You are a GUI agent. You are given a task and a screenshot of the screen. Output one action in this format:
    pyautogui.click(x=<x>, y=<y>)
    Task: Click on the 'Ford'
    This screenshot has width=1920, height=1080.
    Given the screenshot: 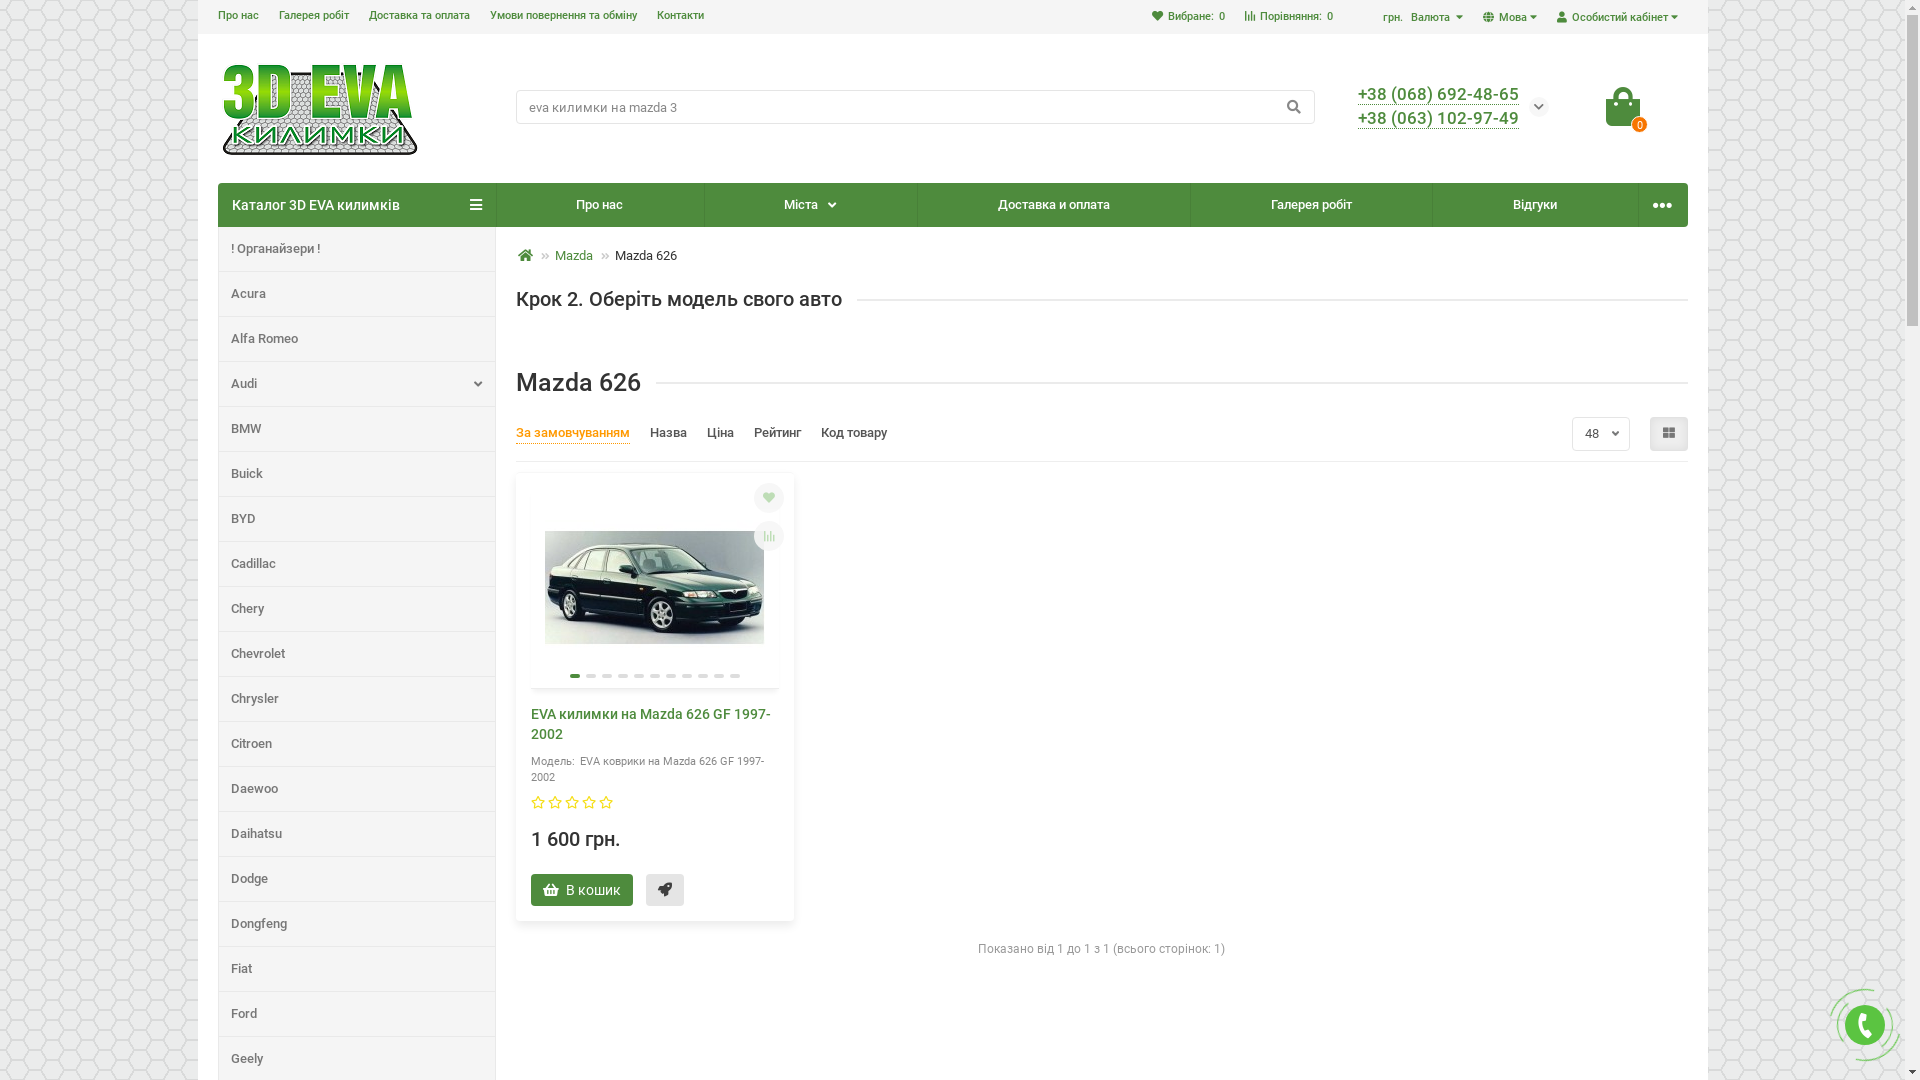 What is the action you would take?
    pyautogui.click(x=355, y=1014)
    